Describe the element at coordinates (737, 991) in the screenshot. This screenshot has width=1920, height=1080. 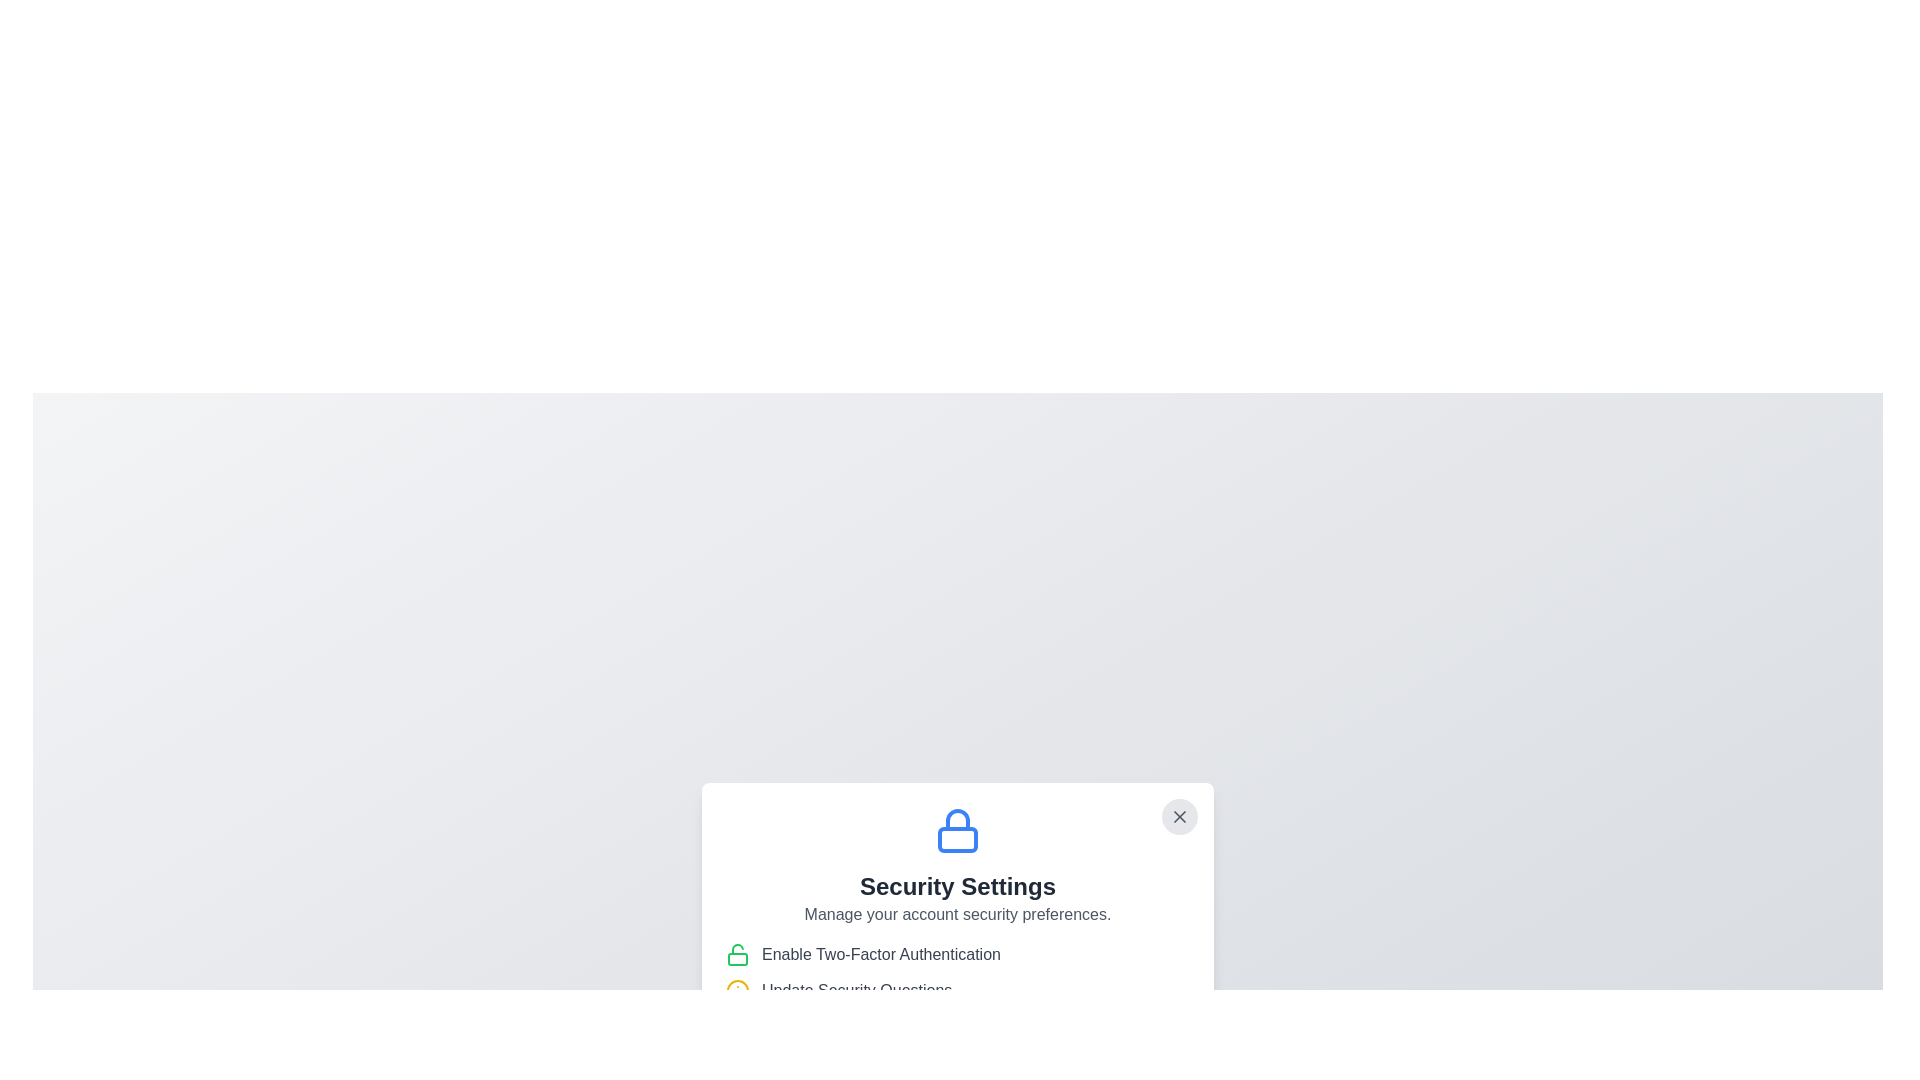
I see `the info icon that visually indicates the 'Update Security Questions' option, which is positioned on the left side of the corresponding text` at that location.